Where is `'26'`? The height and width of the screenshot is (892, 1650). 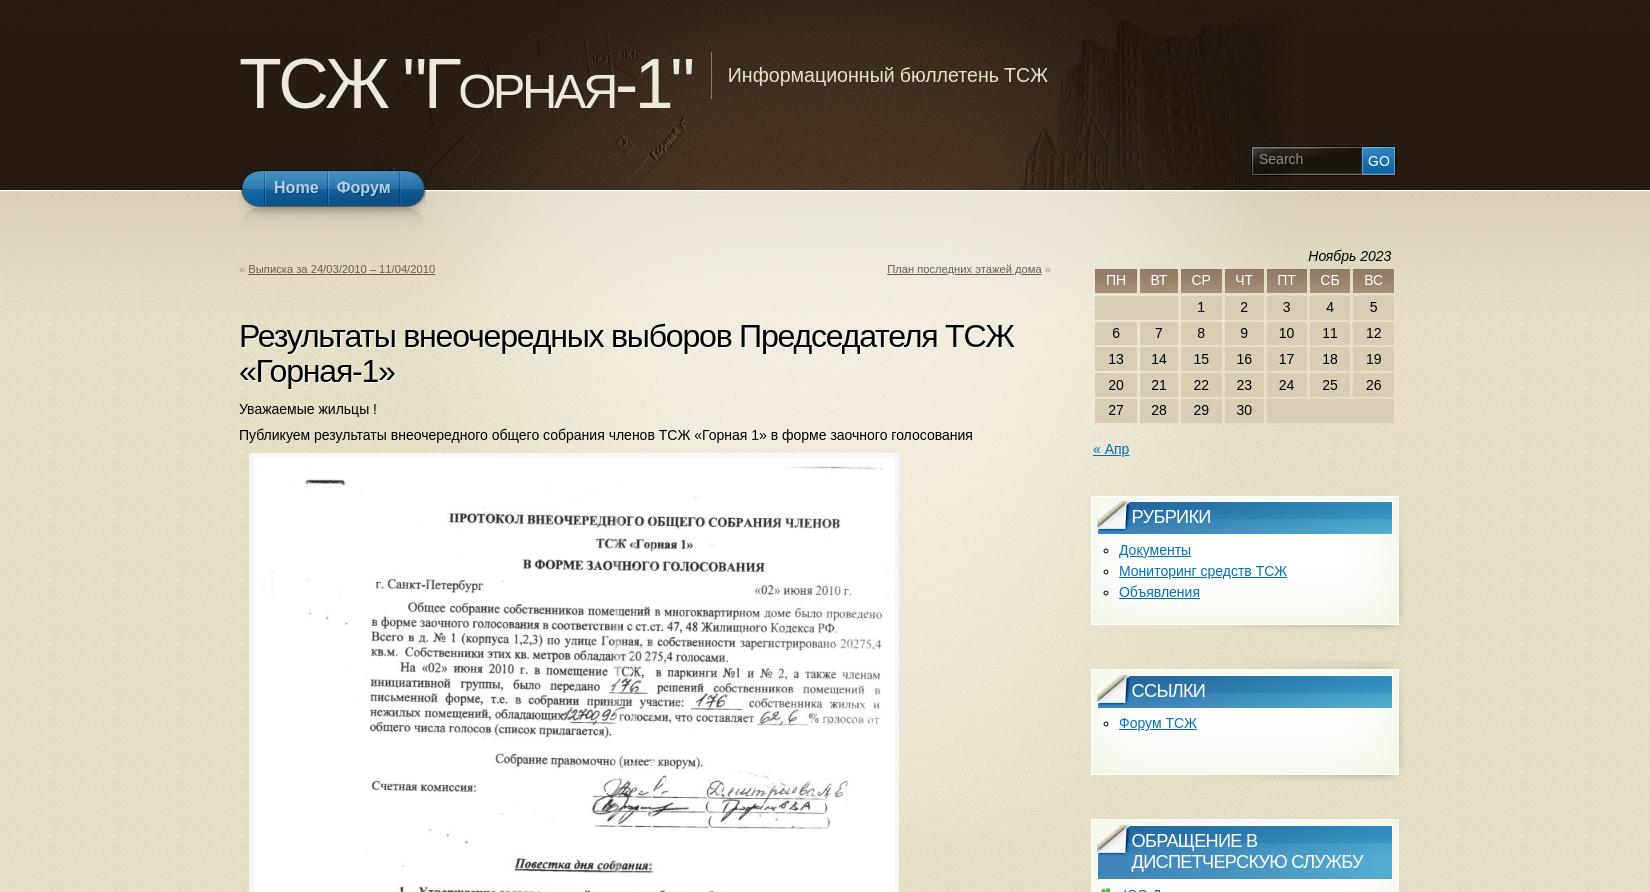
'26' is located at coordinates (1364, 383).